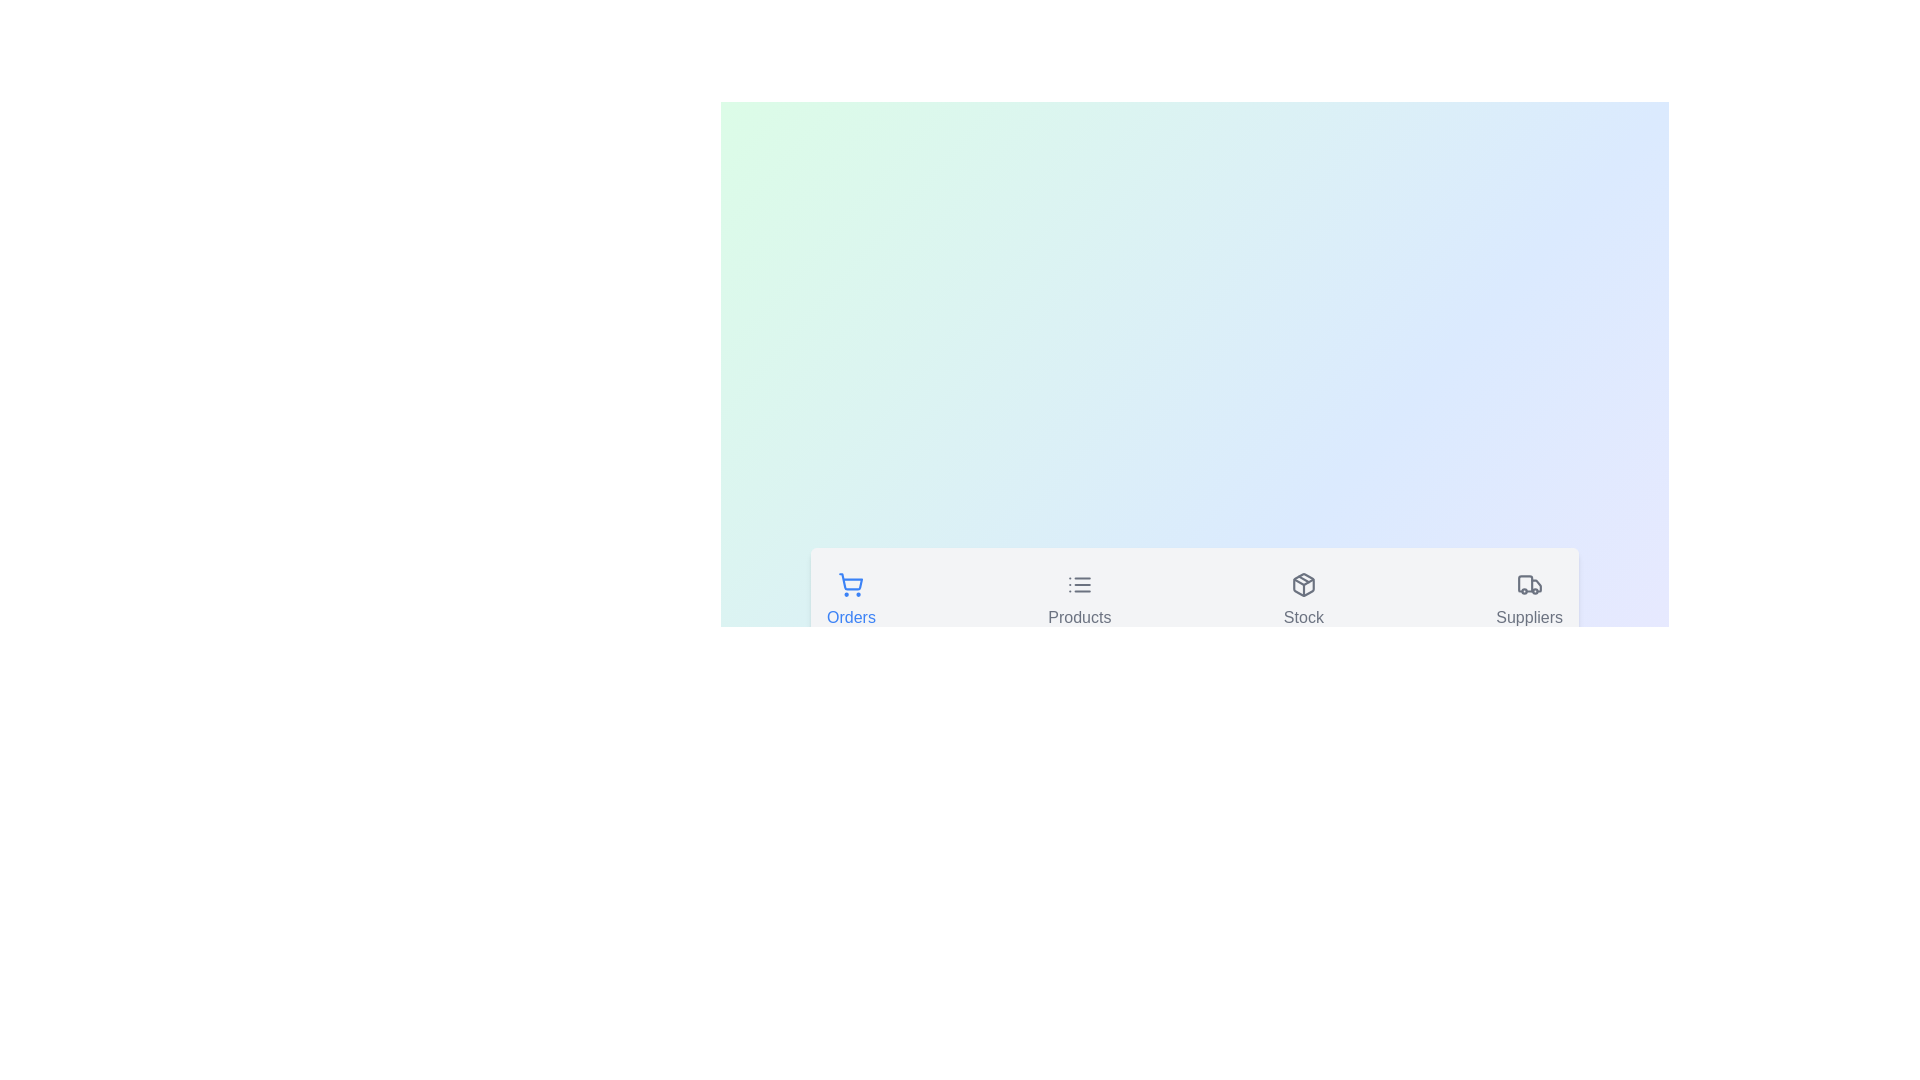 This screenshot has height=1080, width=1920. I want to click on the icon of the Stock tab, so click(1303, 601).